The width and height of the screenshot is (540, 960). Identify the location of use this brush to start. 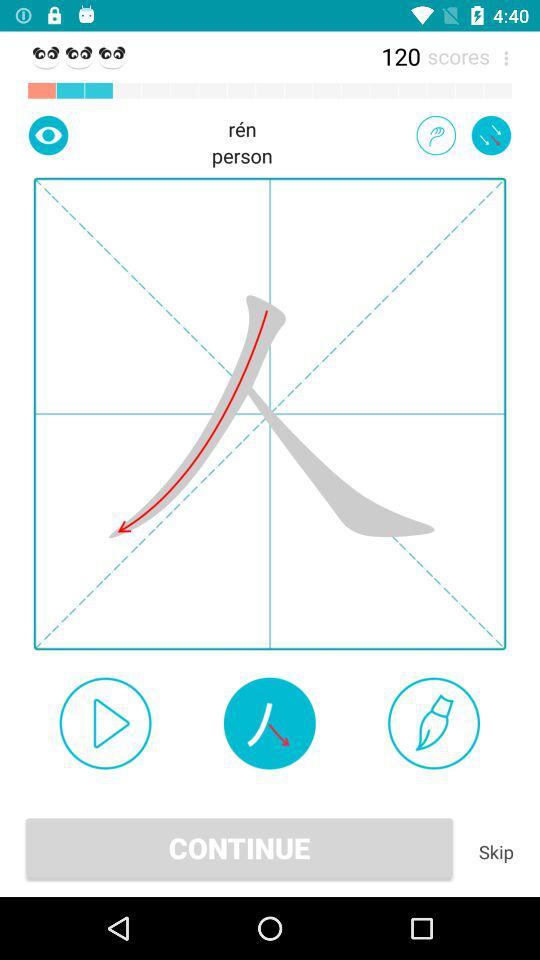
(433, 722).